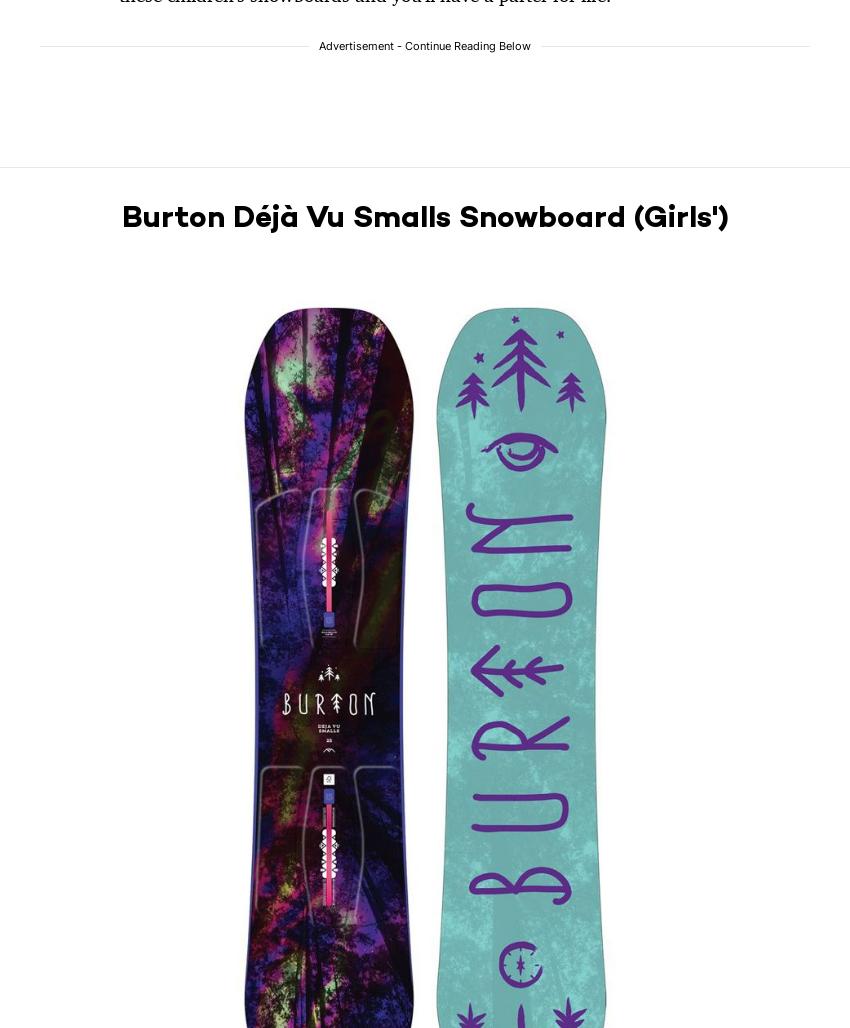 This screenshot has width=850, height=1028. What do you see at coordinates (439, 887) in the screenshot?
I see `'Tech'` at bounding box center [439, 887].